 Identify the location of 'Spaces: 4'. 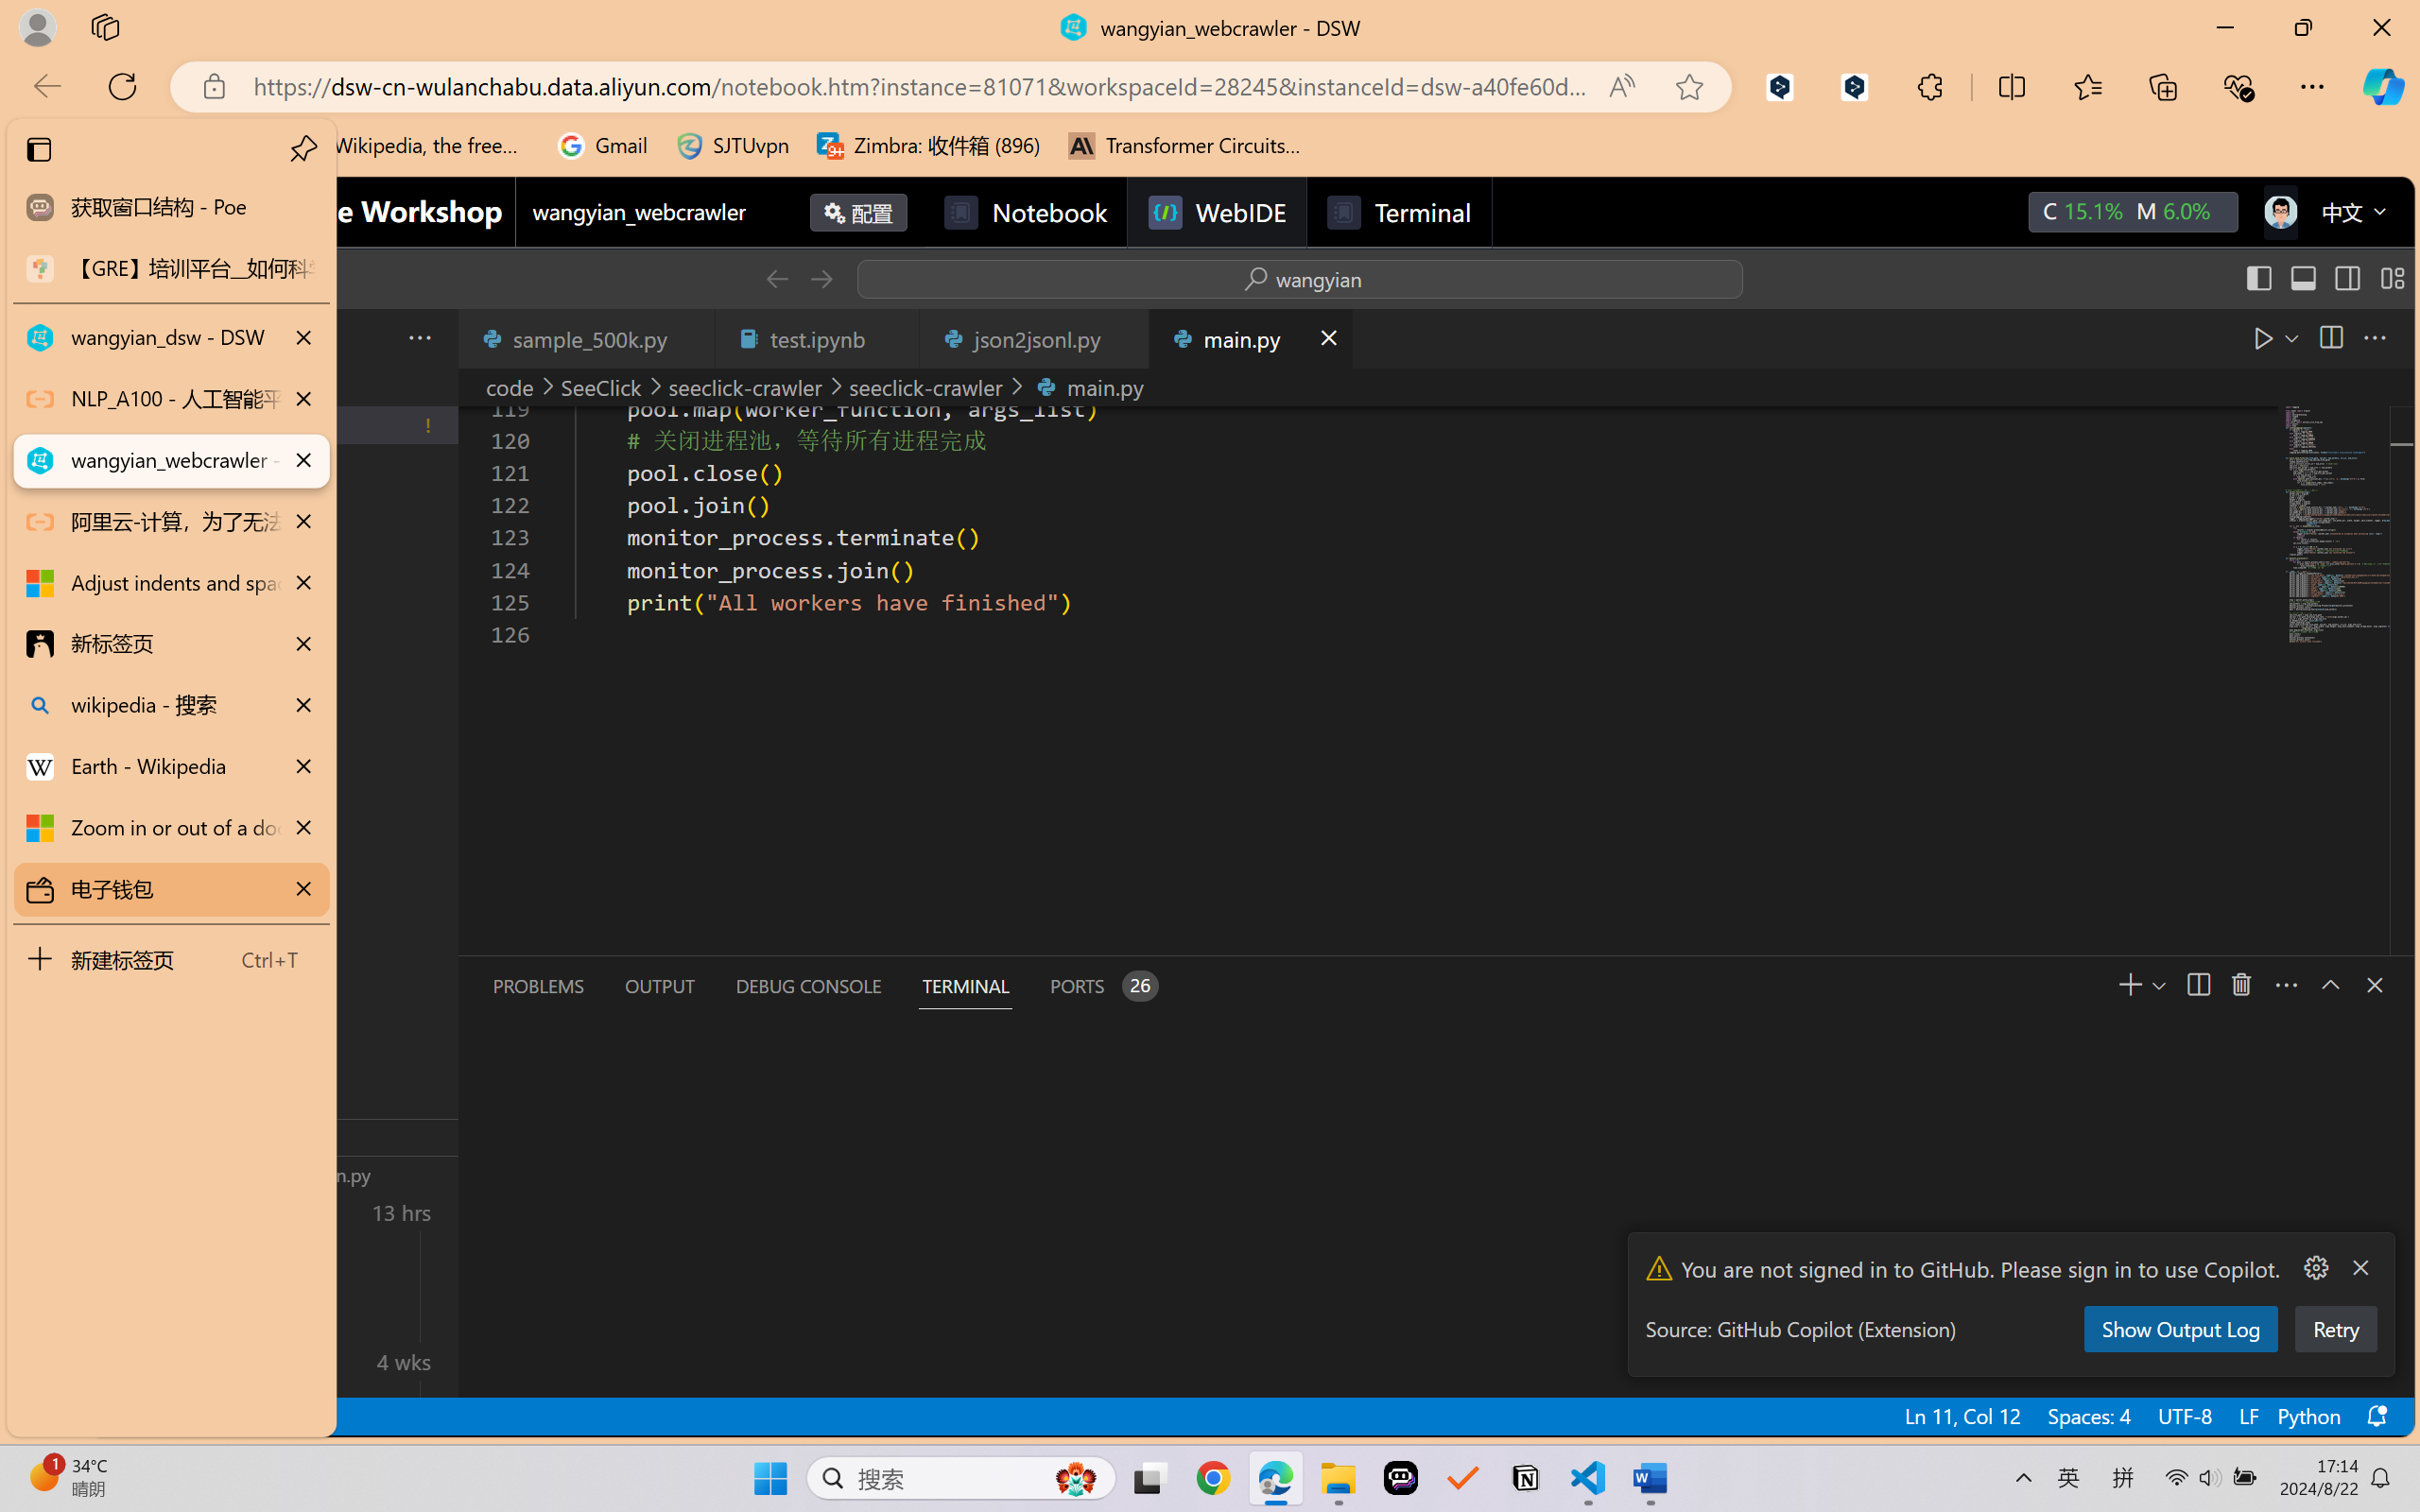
(2087, 1415).